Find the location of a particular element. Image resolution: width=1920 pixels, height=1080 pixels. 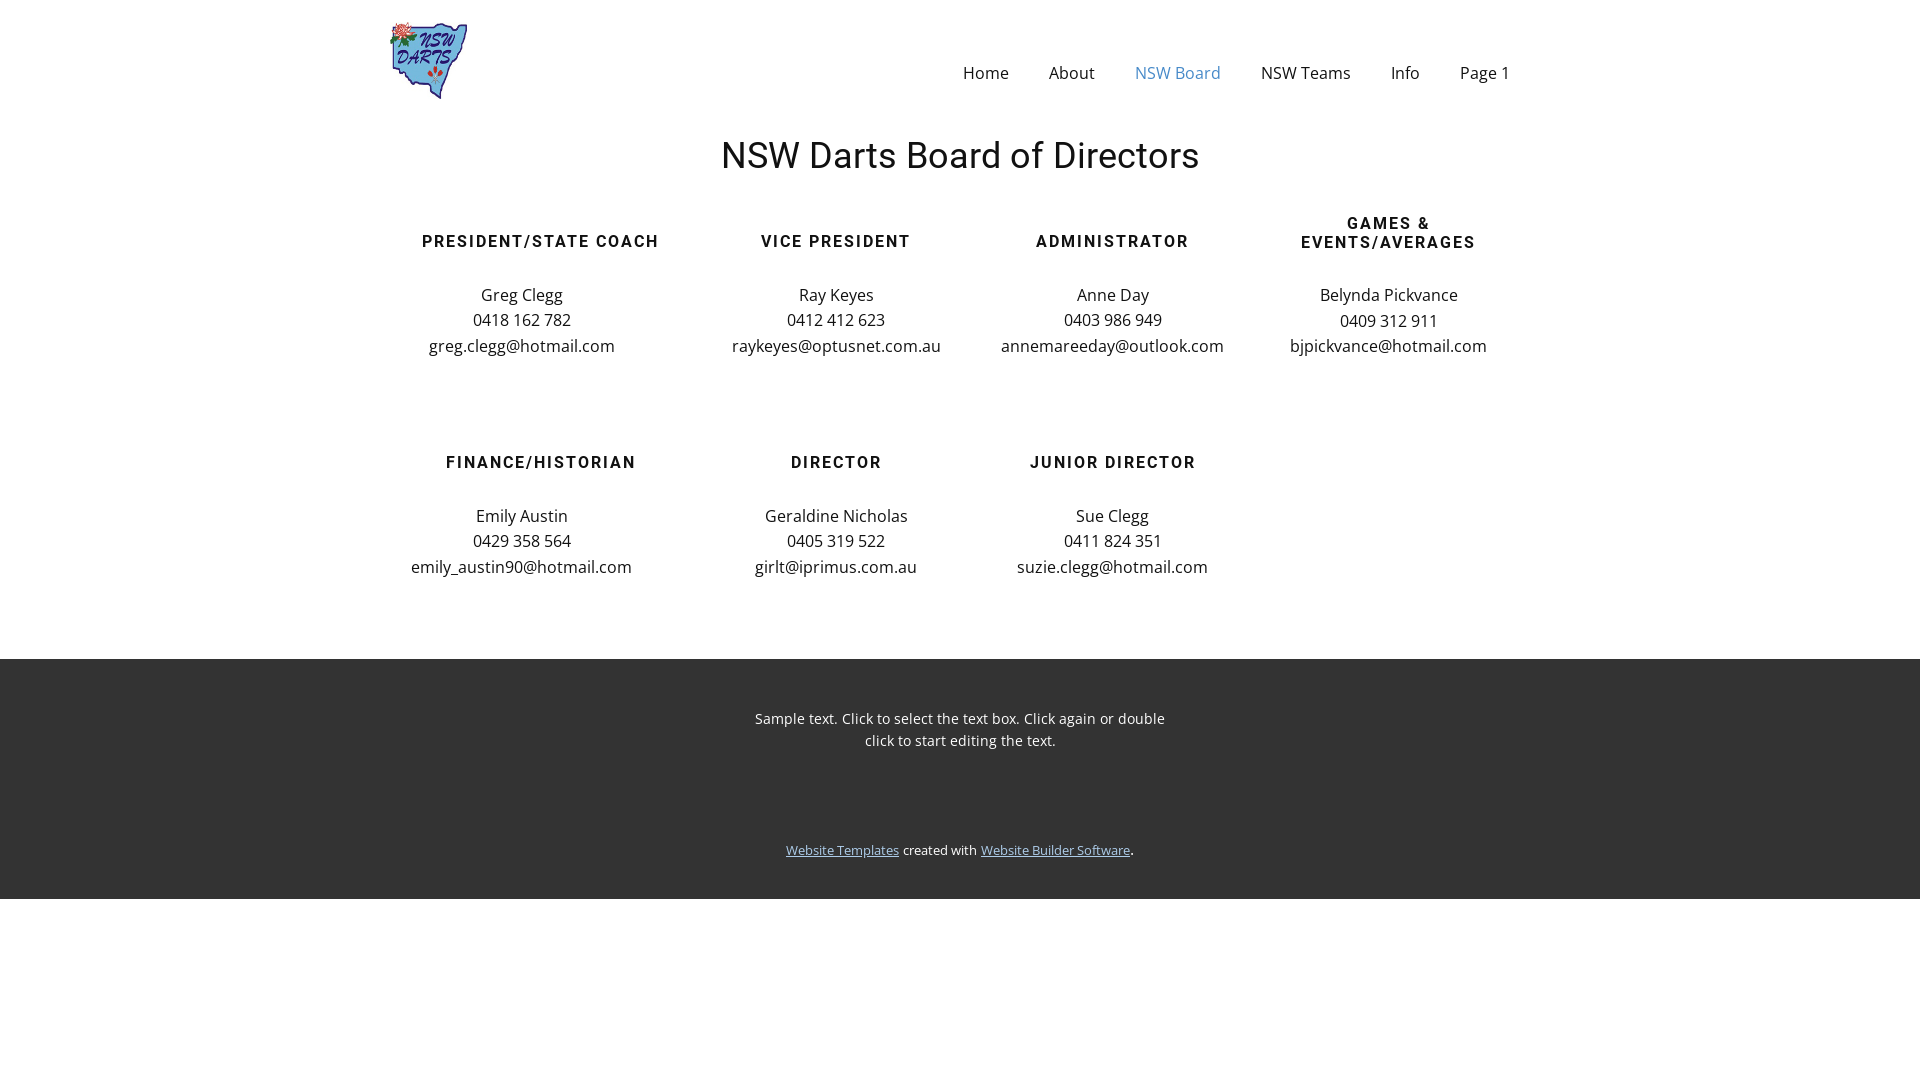

'About' is located at coordinates (1070, 72).